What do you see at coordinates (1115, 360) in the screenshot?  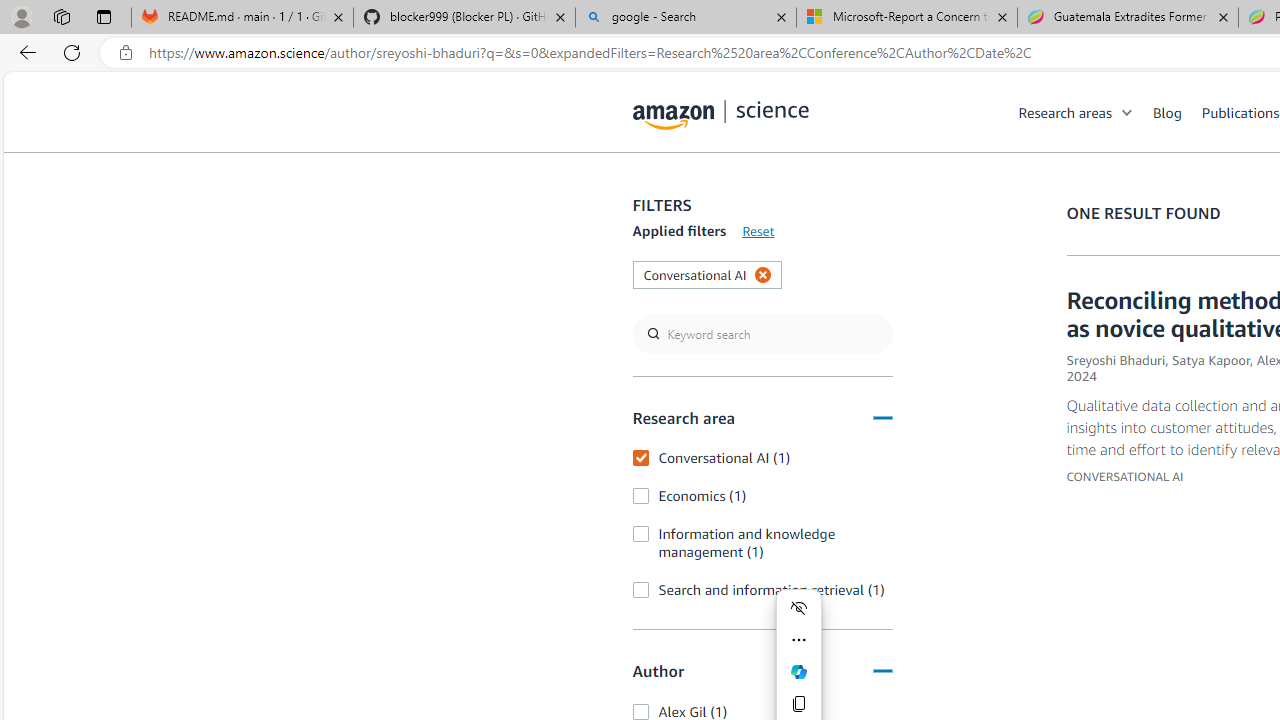 I see `'Sreyoshi Bhaduri'` at bounding box center [1115, 360].